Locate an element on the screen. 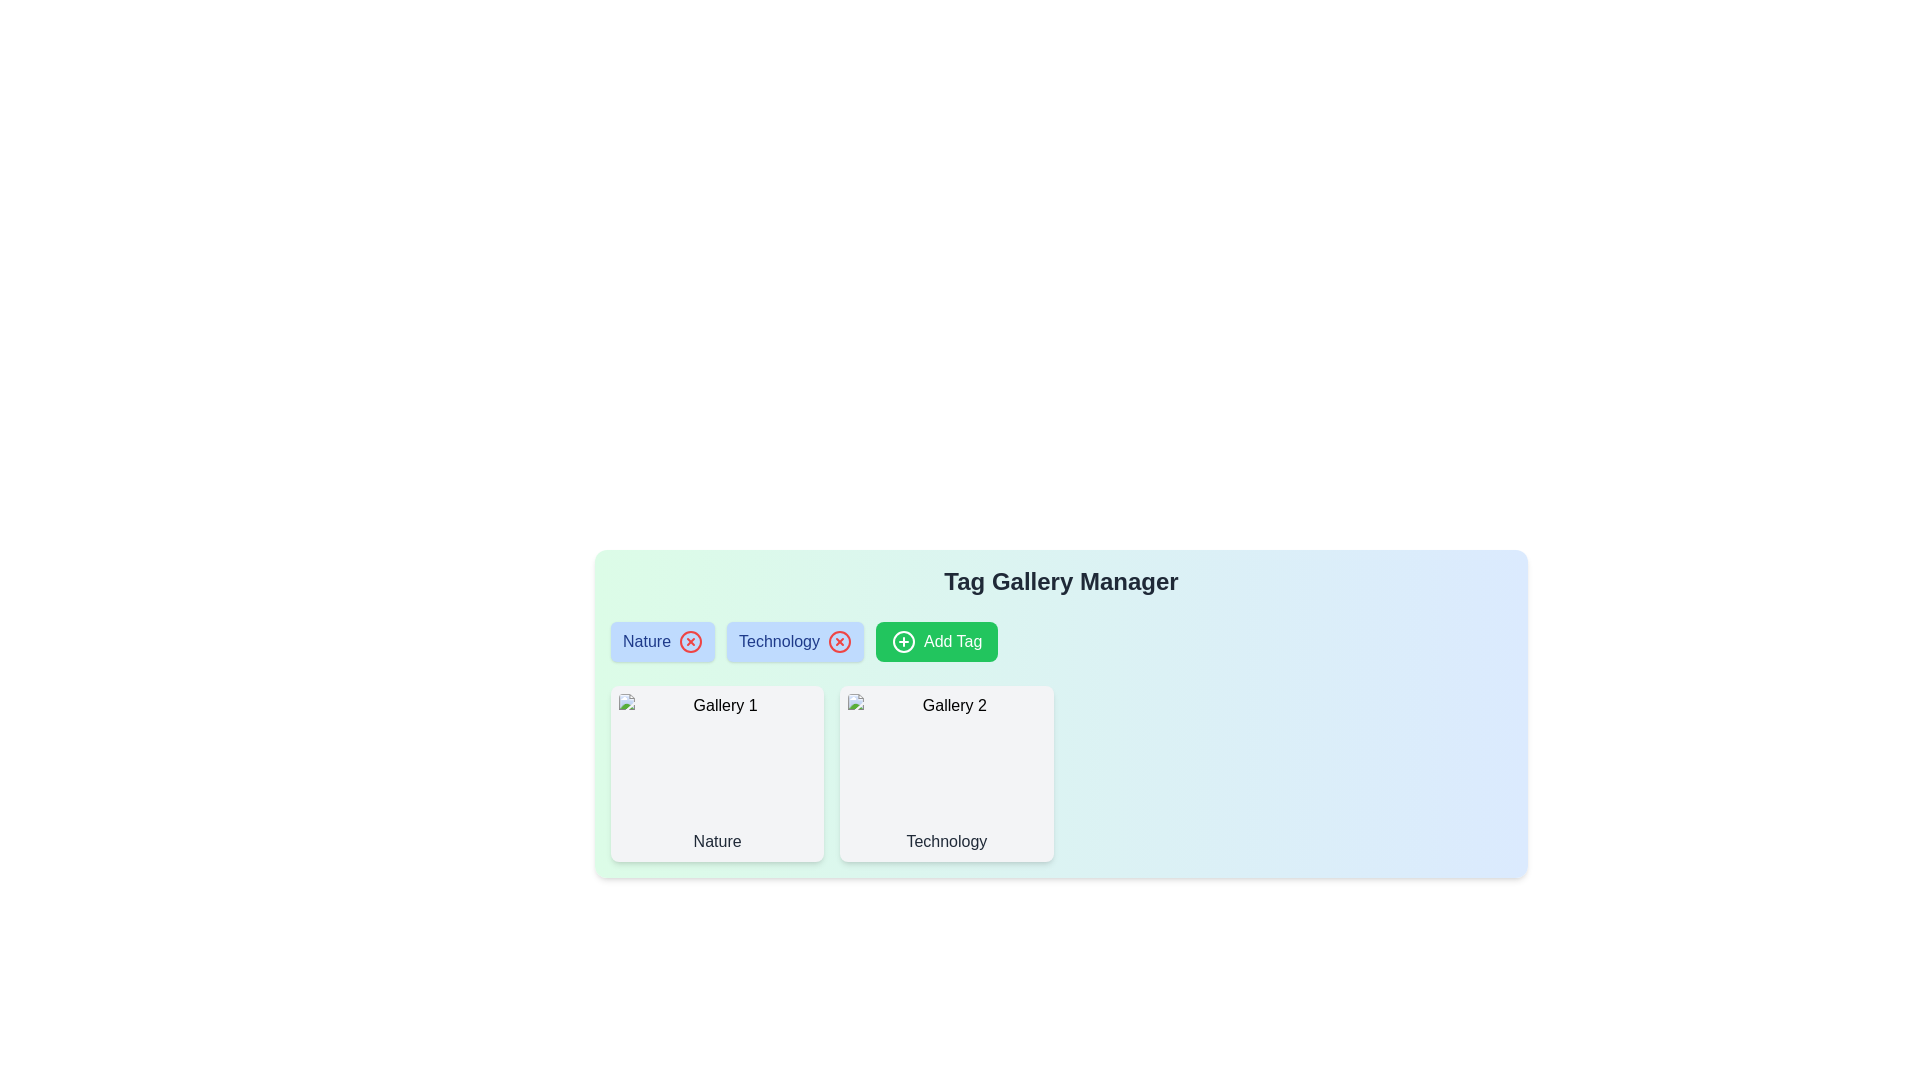 This screenshot has width=1920, height=1080. the leftmost card in the grid labeled 'Gallery 1' is located at coordinates (717, 773).